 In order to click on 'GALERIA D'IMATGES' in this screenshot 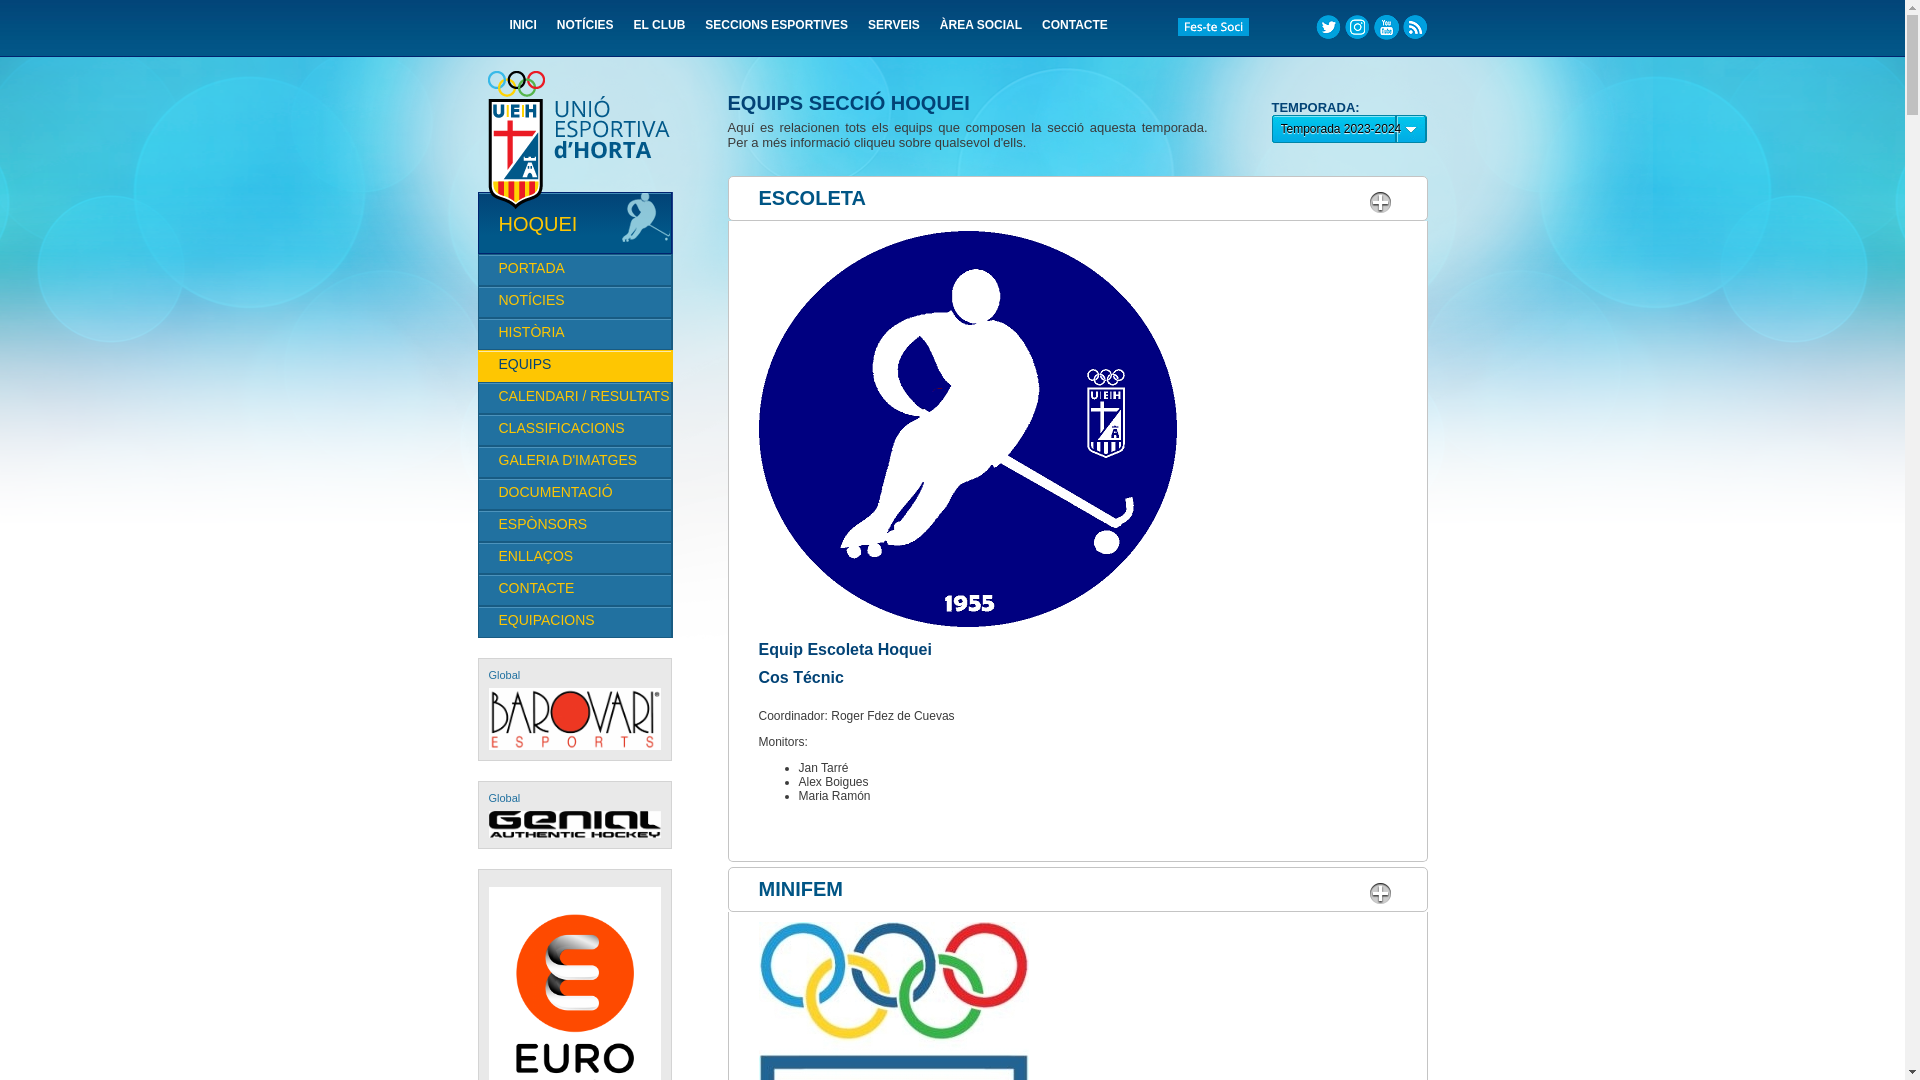, I will do `click(574, 462)`.